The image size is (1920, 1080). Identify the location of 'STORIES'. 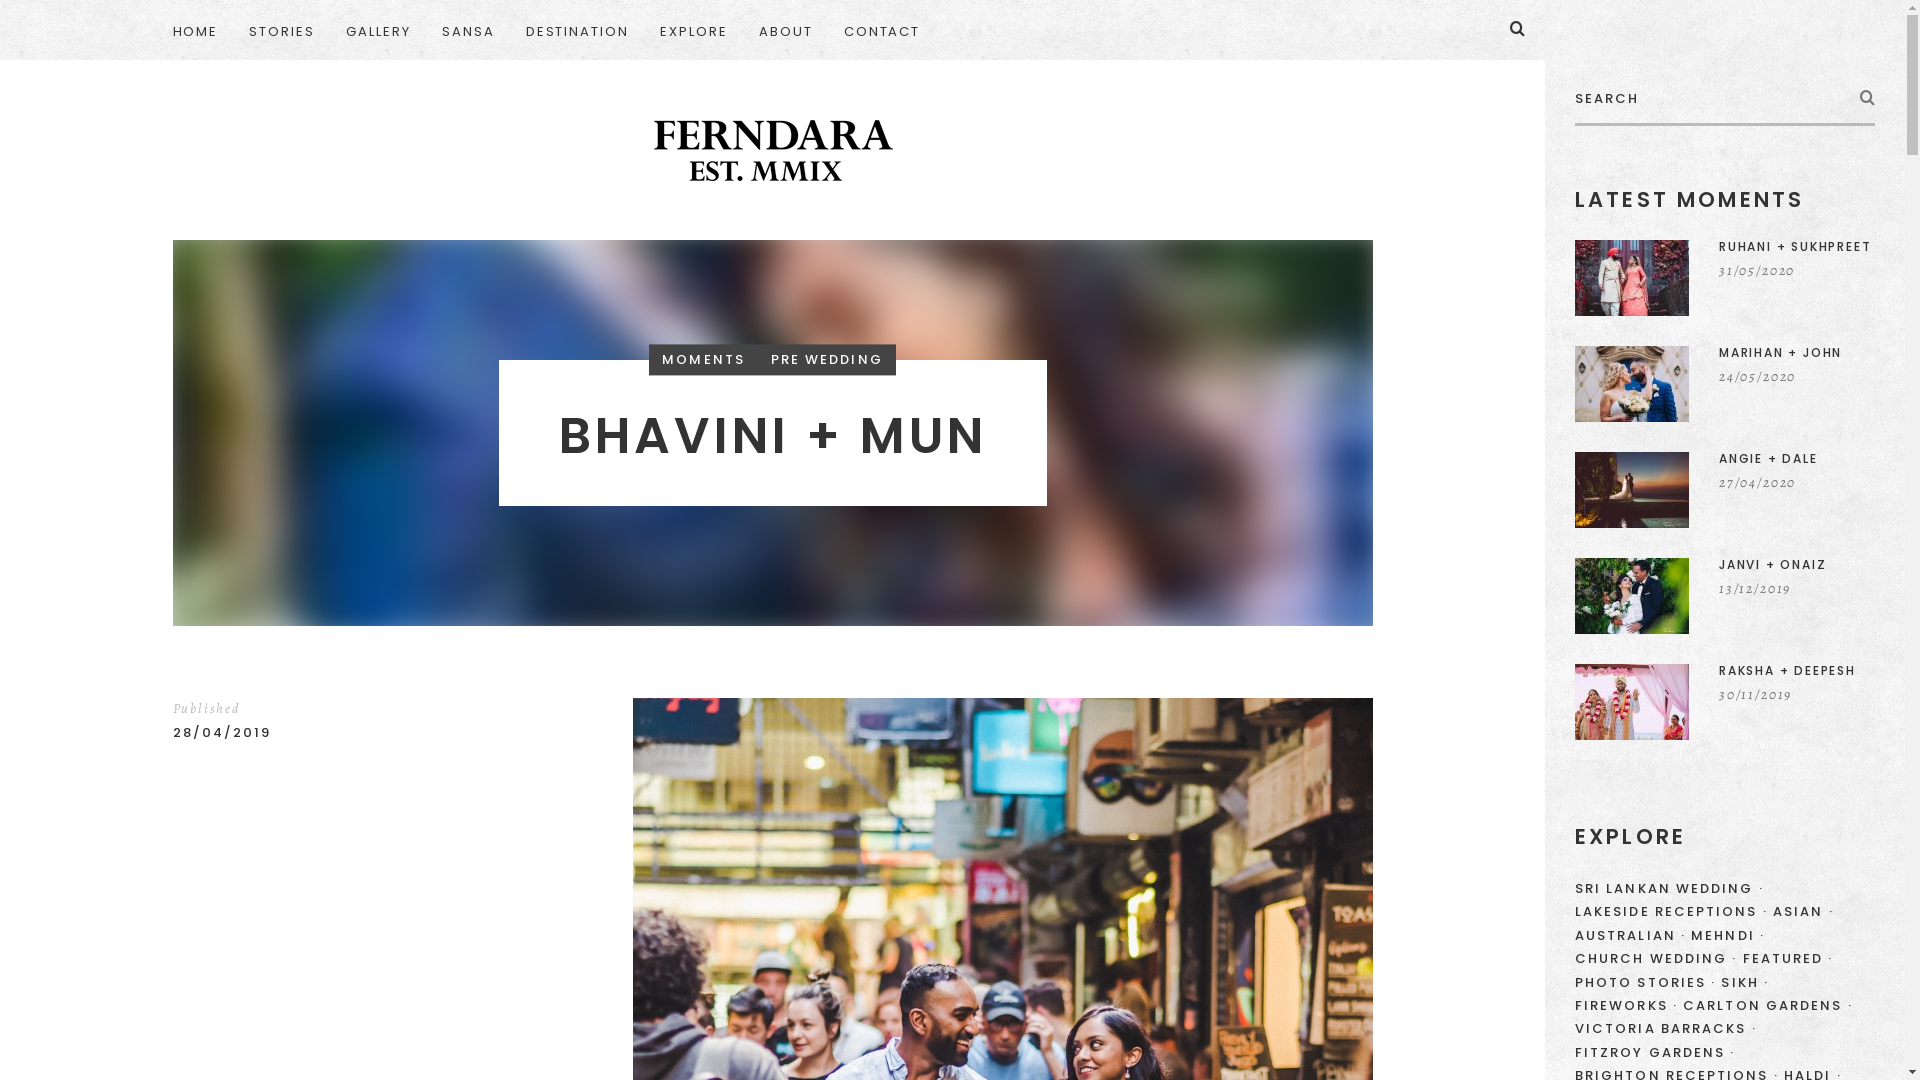
(281, 30).